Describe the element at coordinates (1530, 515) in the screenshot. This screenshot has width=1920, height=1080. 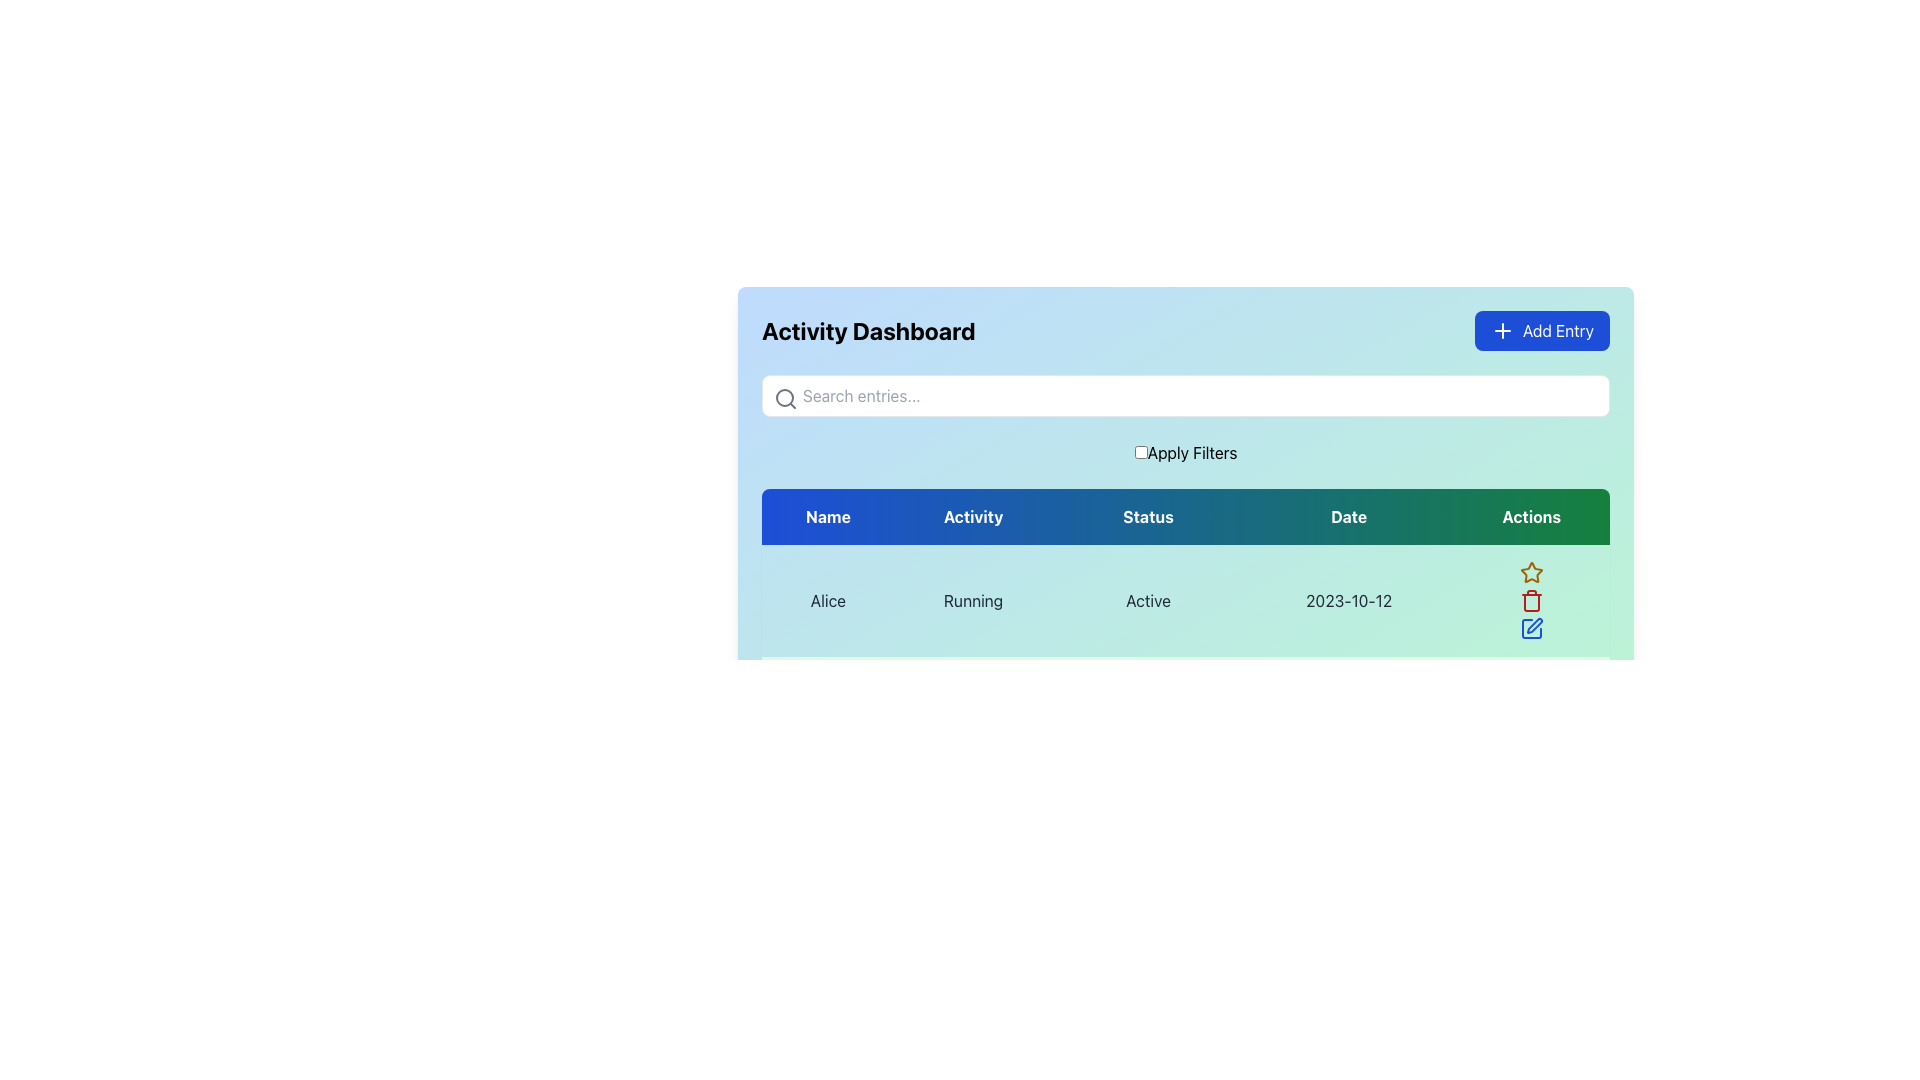
I see `the text label in the table header row, which is the last element indicating action-related functionalities for the items below, located to the right of the 'Date' header` at that location.